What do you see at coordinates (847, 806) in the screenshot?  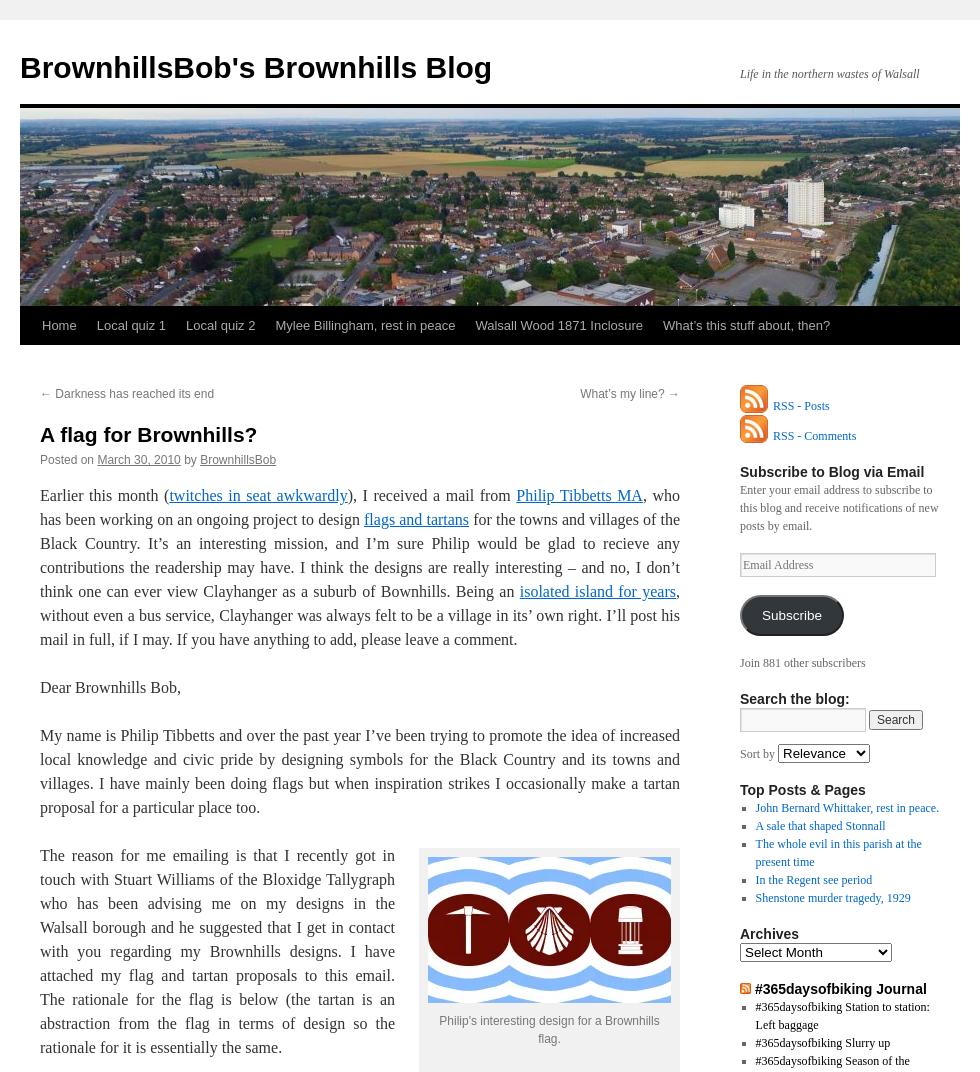 I see `'John Bernard Whittaker, rest in peace.'` at bounding box center [847, 806].